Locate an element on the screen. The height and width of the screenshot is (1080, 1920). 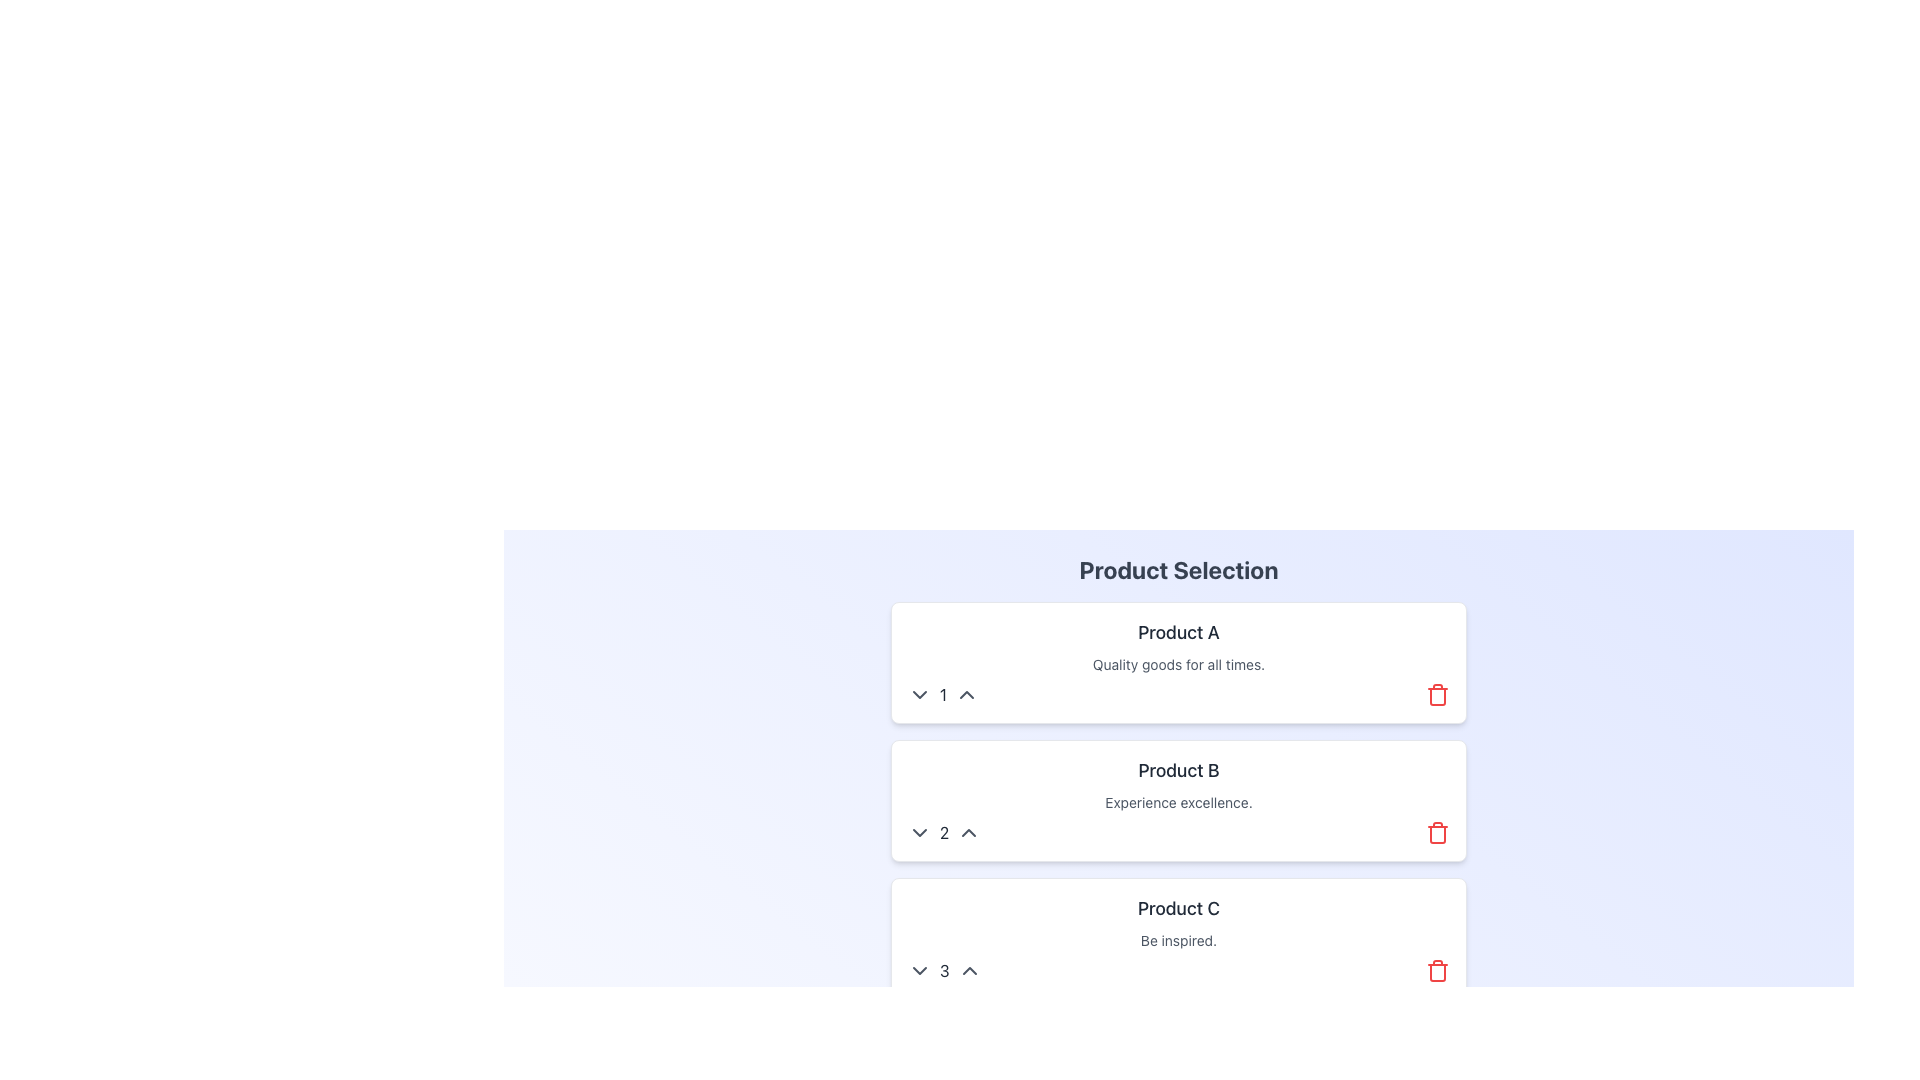
the static textual element displaying a numerical value in the lower-left corner of the 'Product C' box, located between the up and down navigation arrows is located at coordinates (943, 970).